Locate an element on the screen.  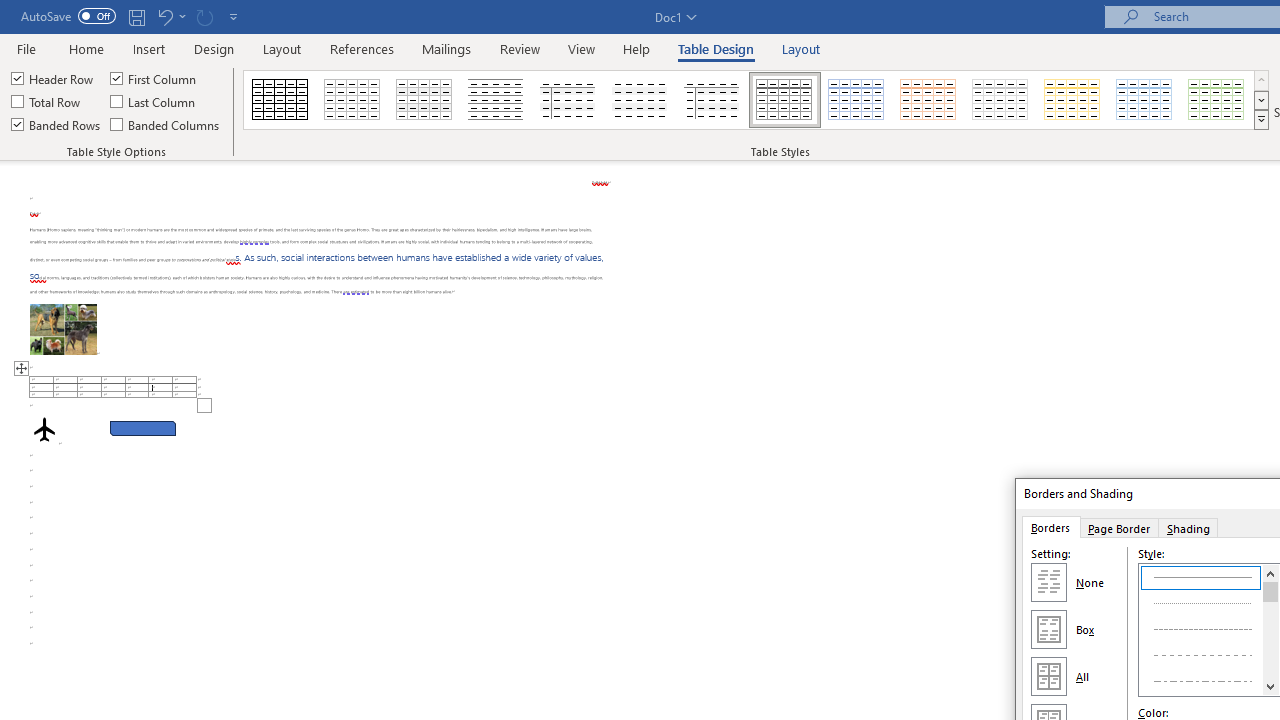
'File Tab' is located at coordinates (26, 47).